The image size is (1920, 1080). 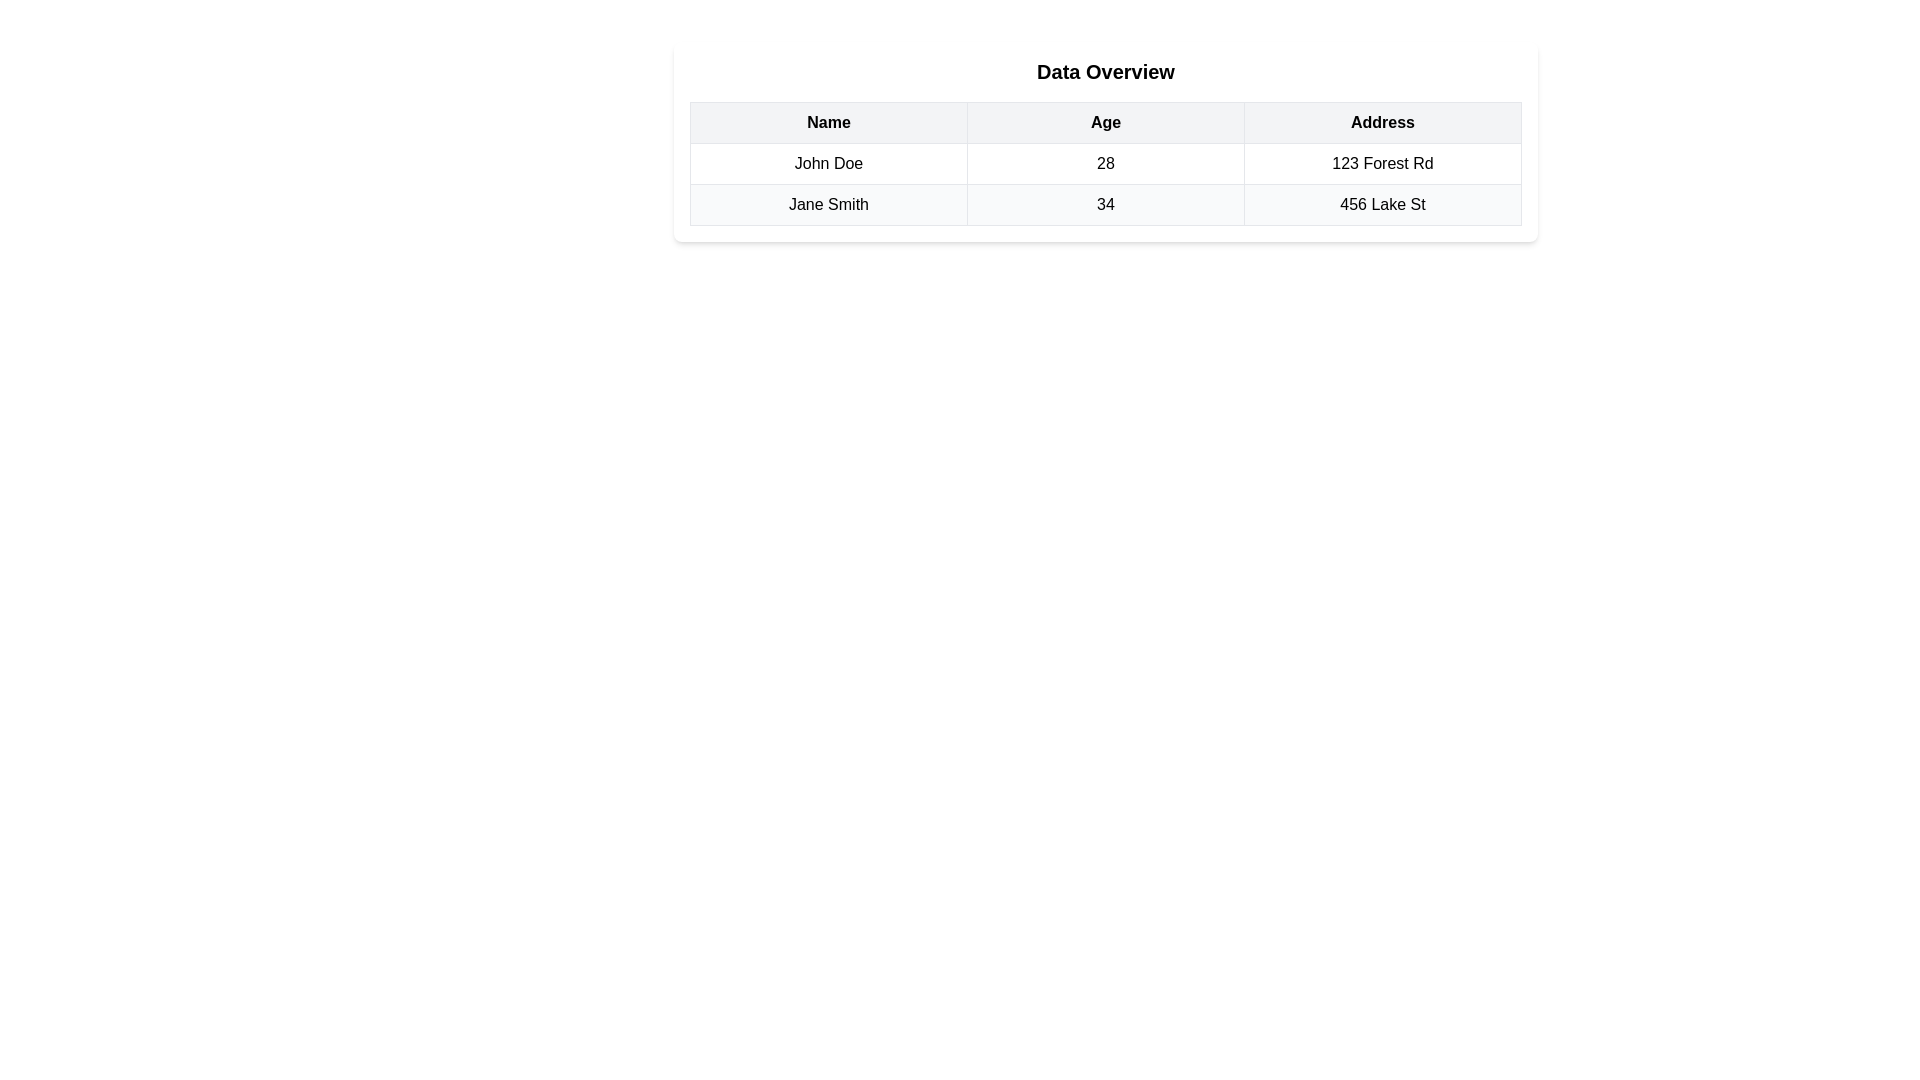 What do you see at coordinates (1381, 204) in the screenshot?
I see `the address table cell displaying information for 'Jane Smith'` at bounding box center [1381, 204].